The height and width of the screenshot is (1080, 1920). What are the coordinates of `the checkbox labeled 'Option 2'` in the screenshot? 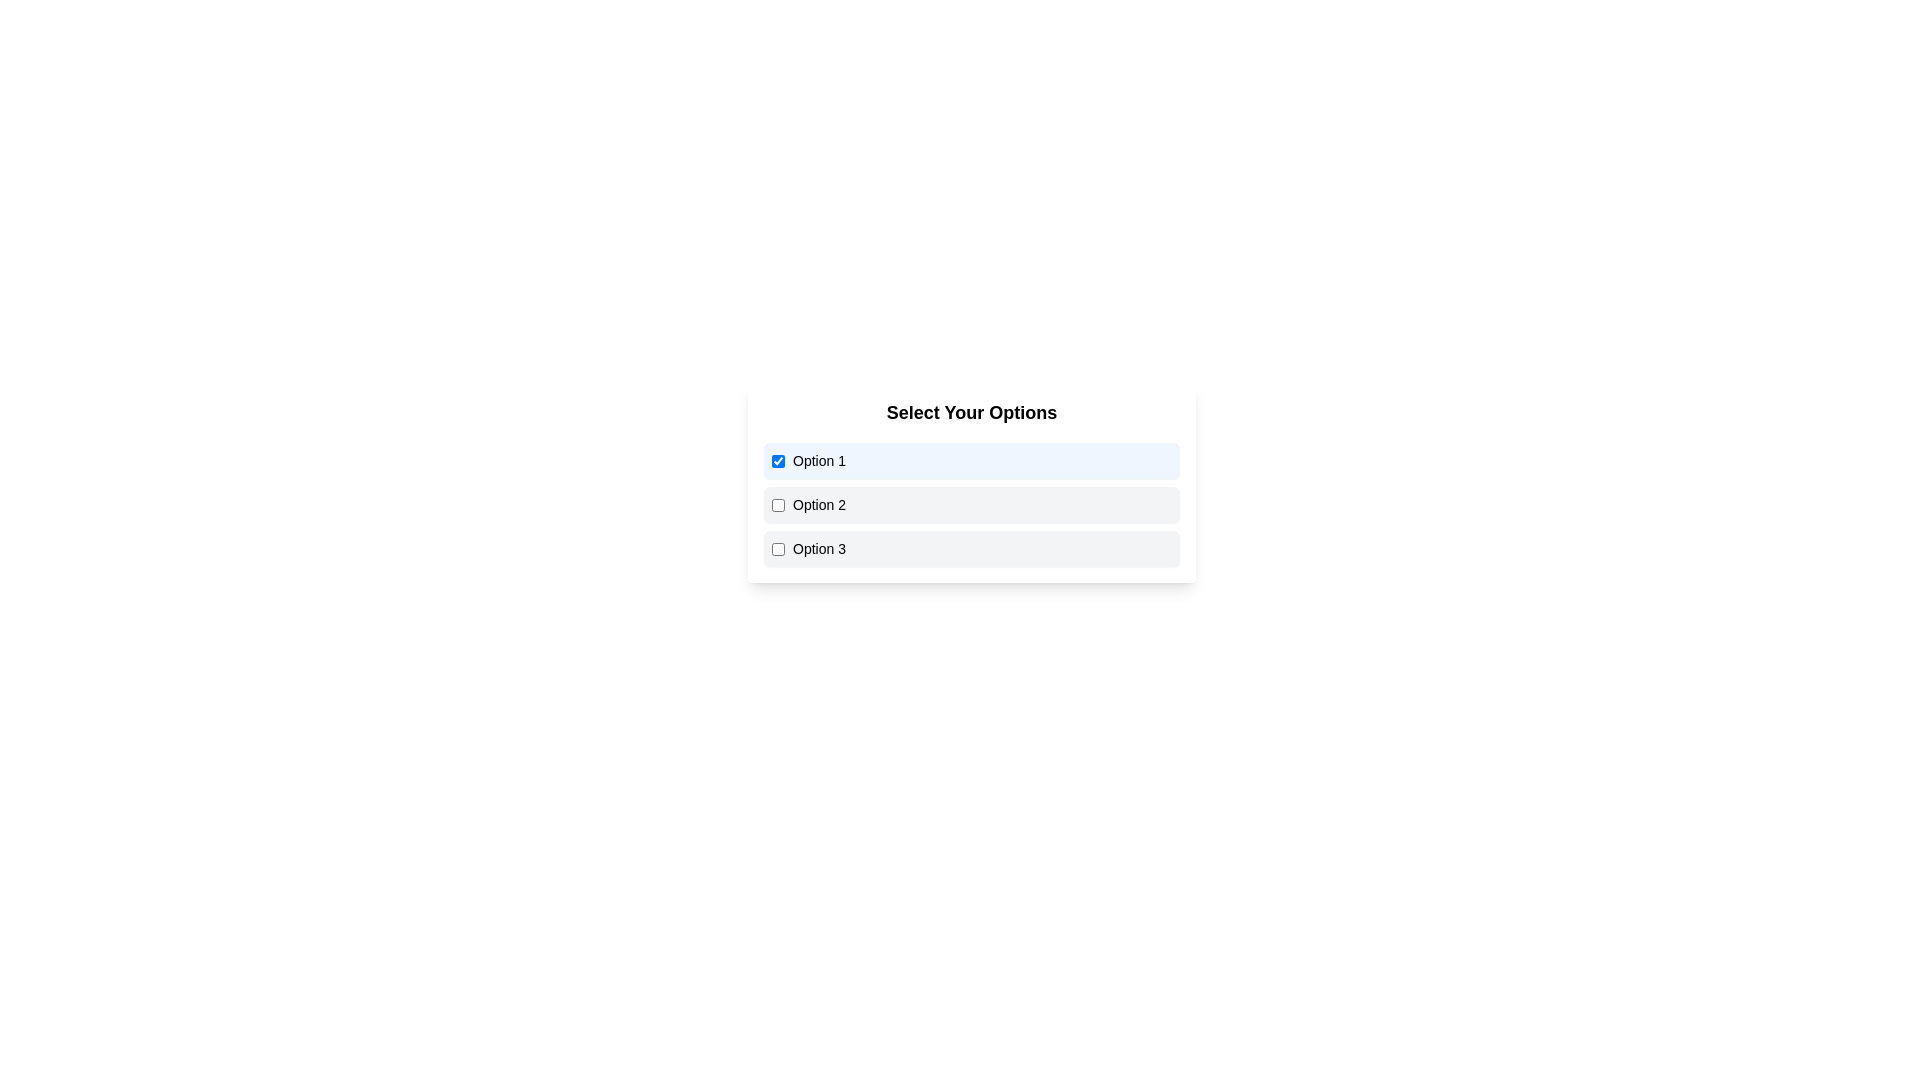 It's located at (777, 504).